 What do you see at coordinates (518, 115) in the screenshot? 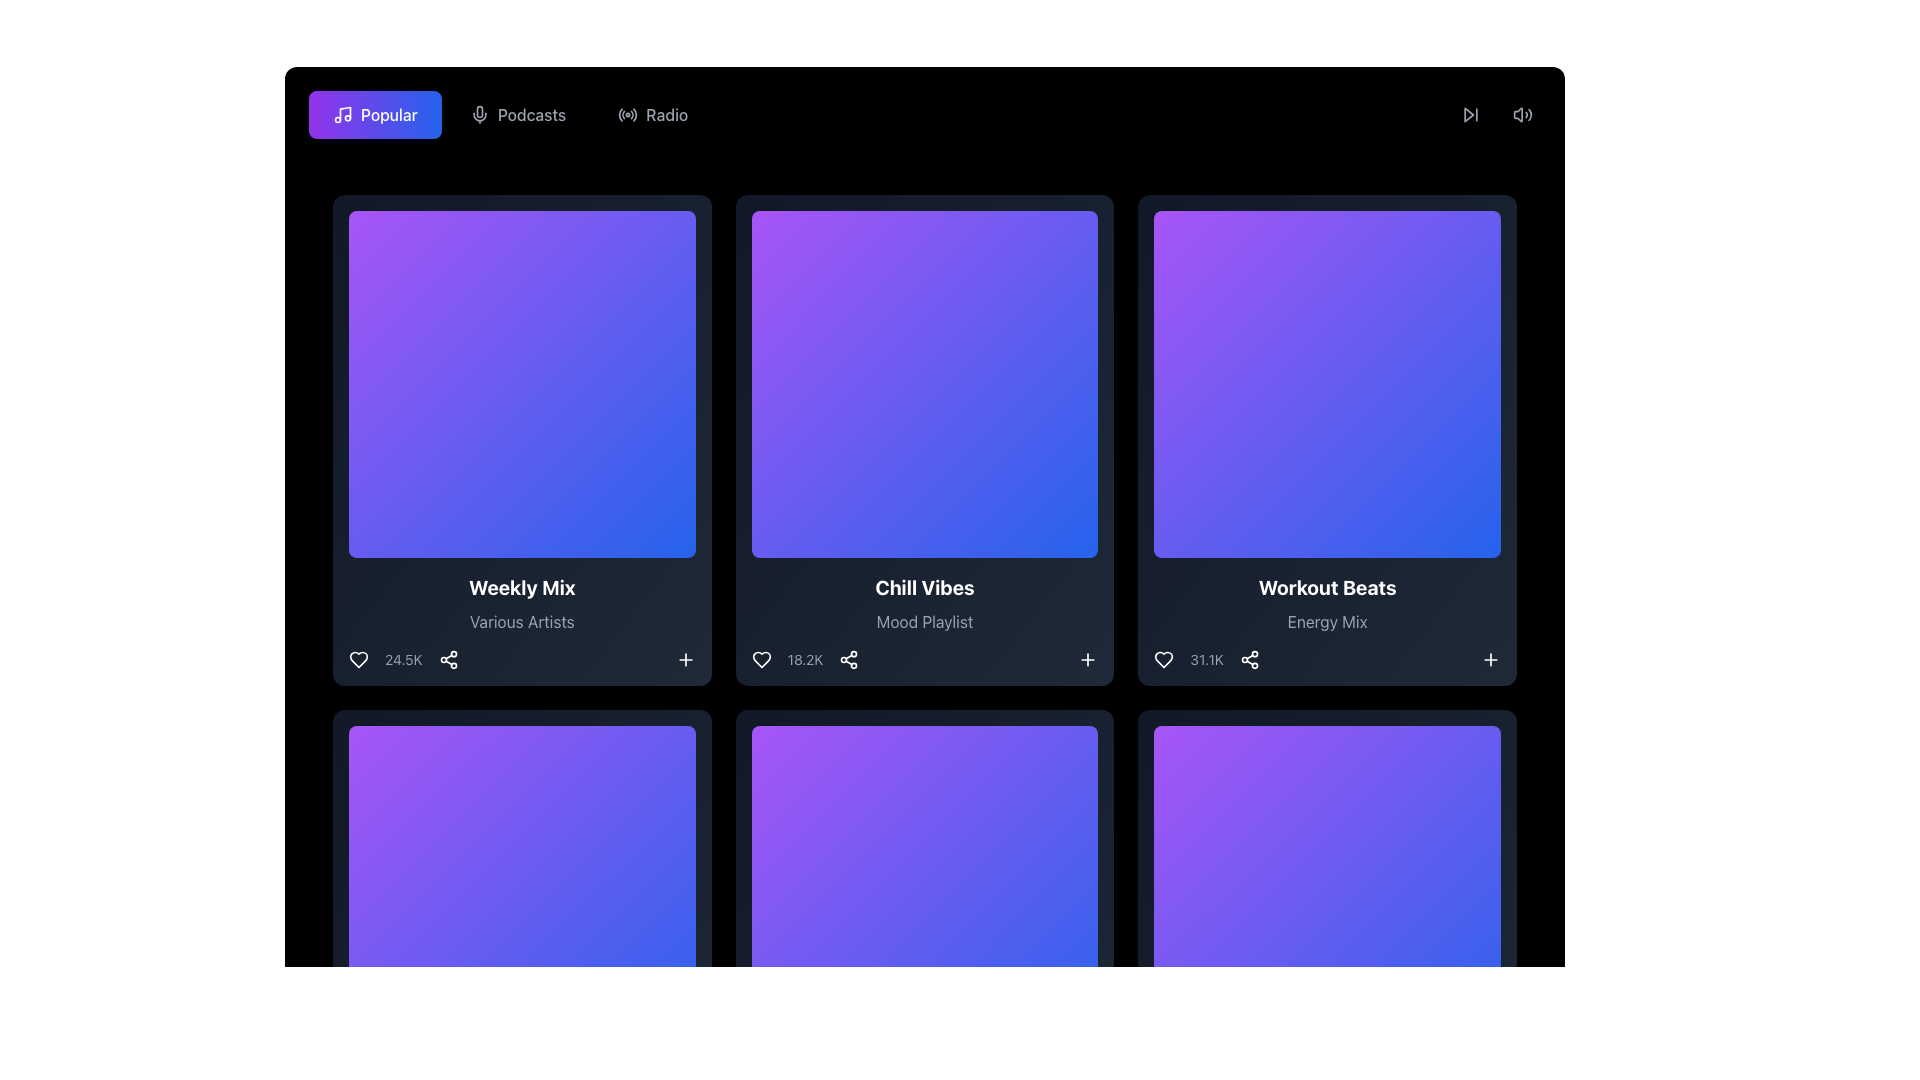
I see `the 'Podcasts' button in the navigation bar, which is identified by its microphone icon and label` at bounding box center [518, 115].